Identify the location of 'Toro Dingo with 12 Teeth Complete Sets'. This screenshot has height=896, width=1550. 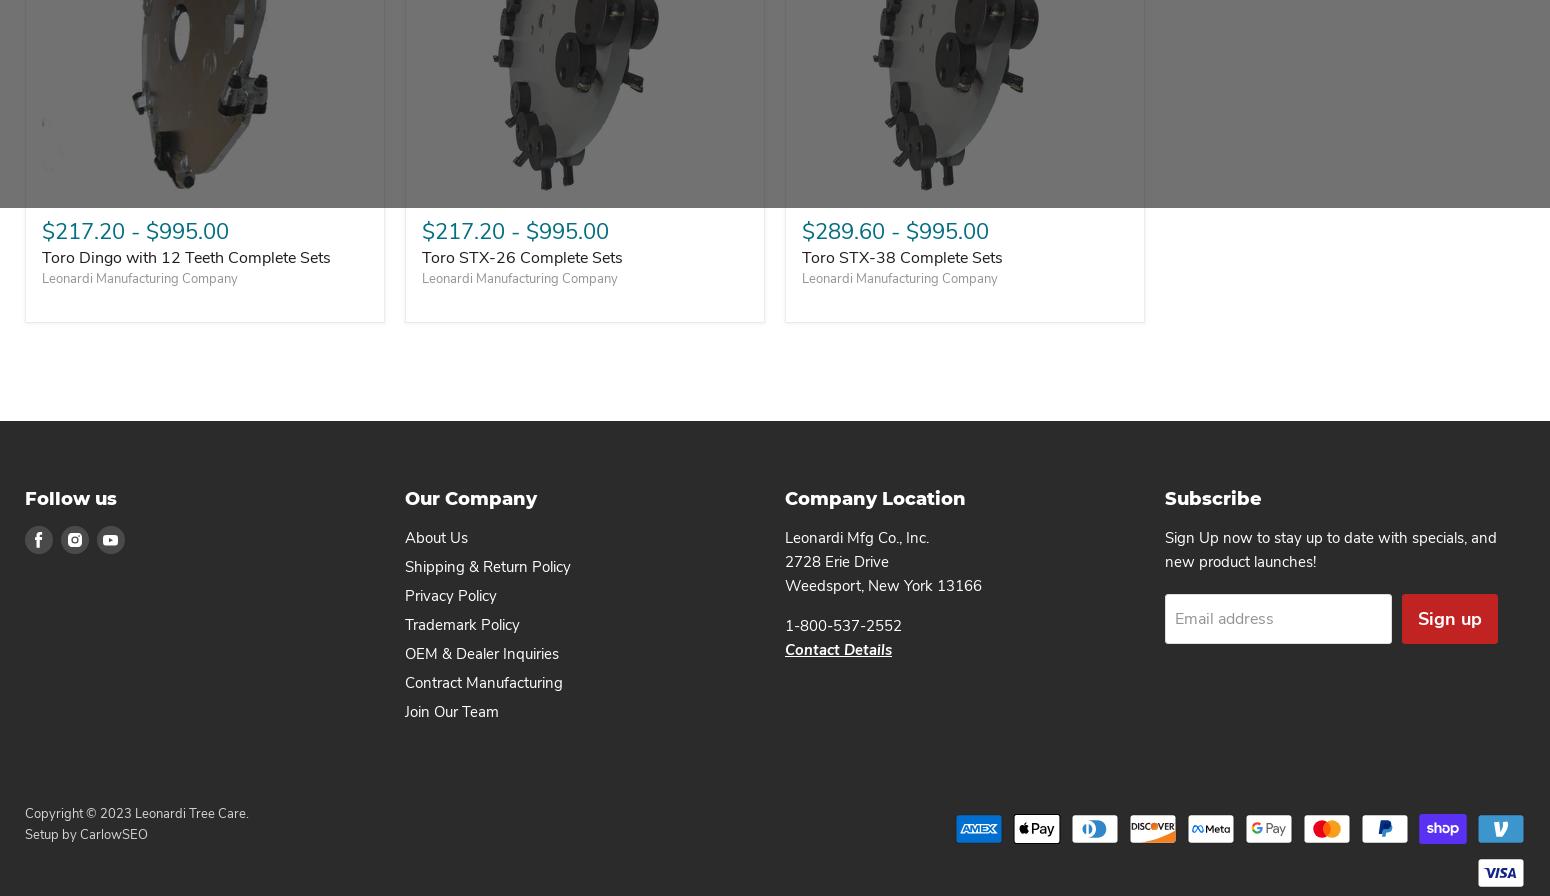
(185, 256).